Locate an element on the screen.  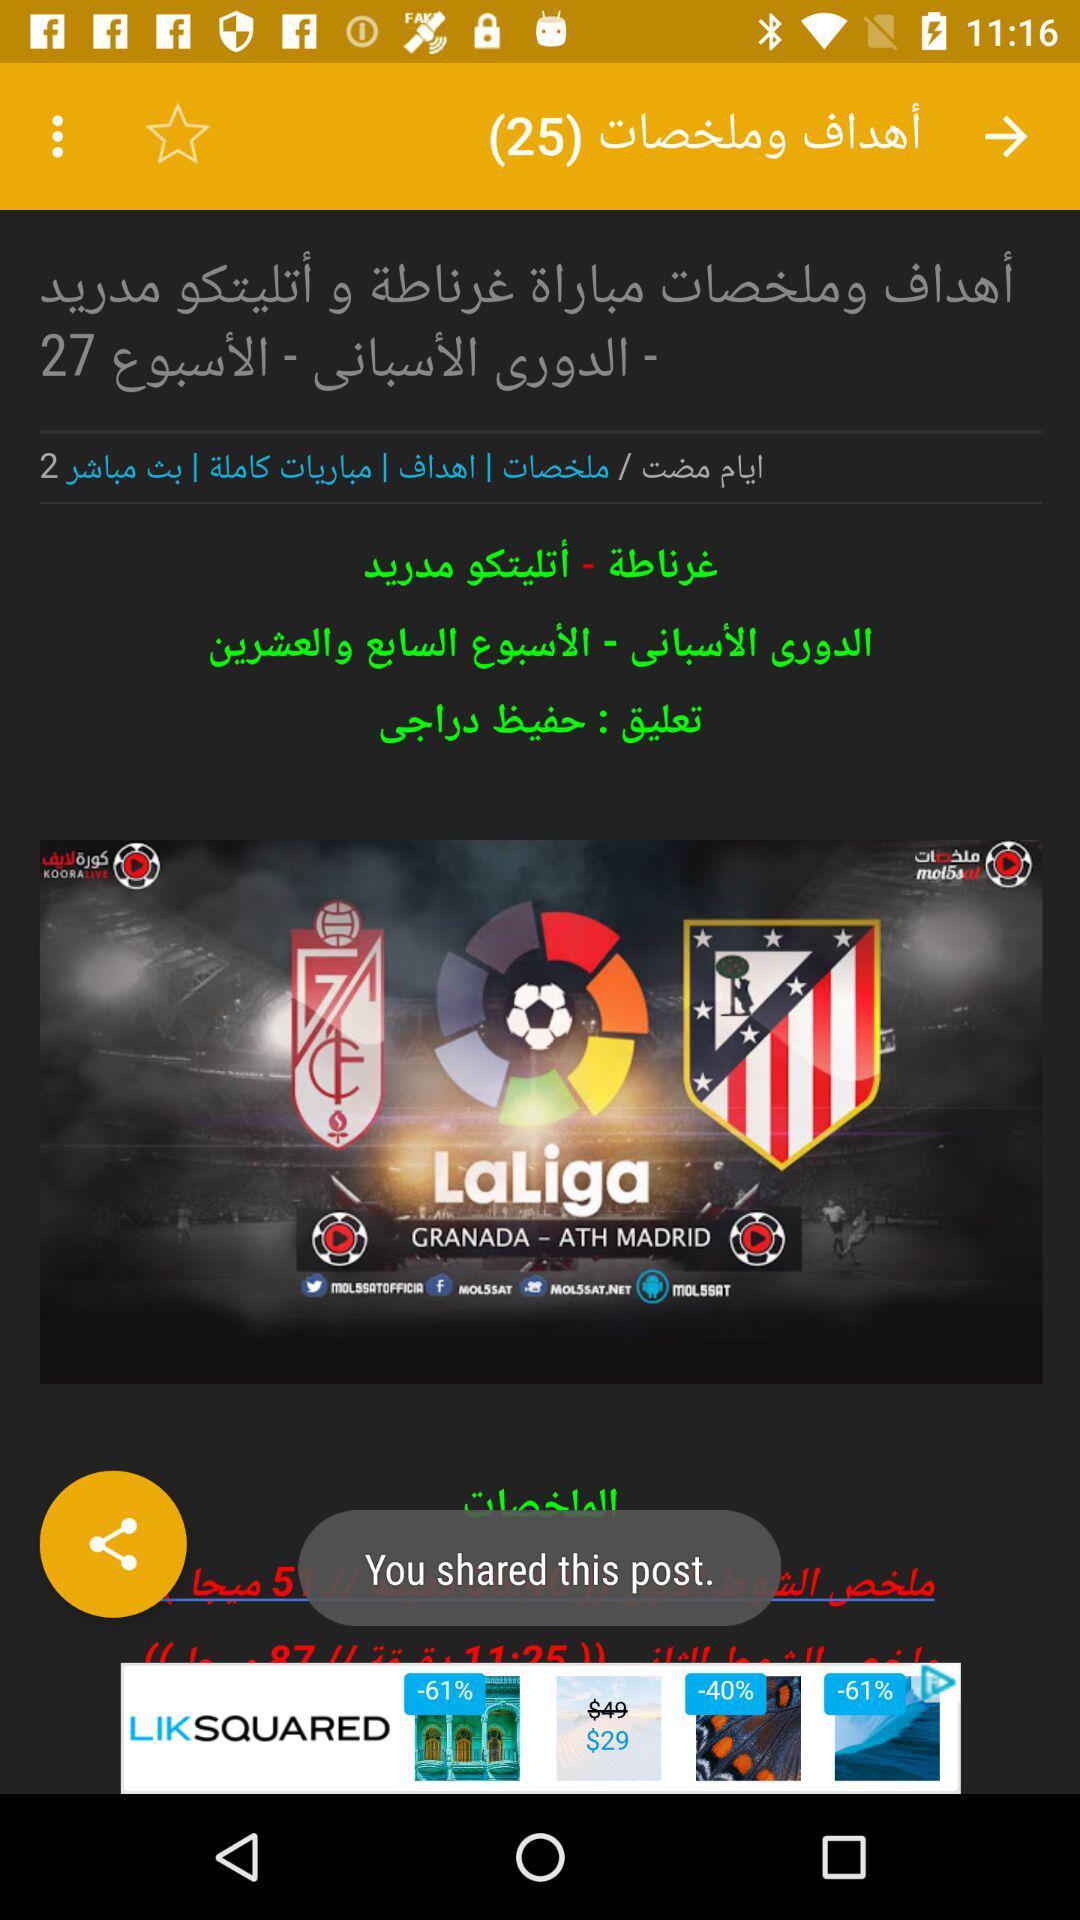
display screen is located at coordinates (540, 862).